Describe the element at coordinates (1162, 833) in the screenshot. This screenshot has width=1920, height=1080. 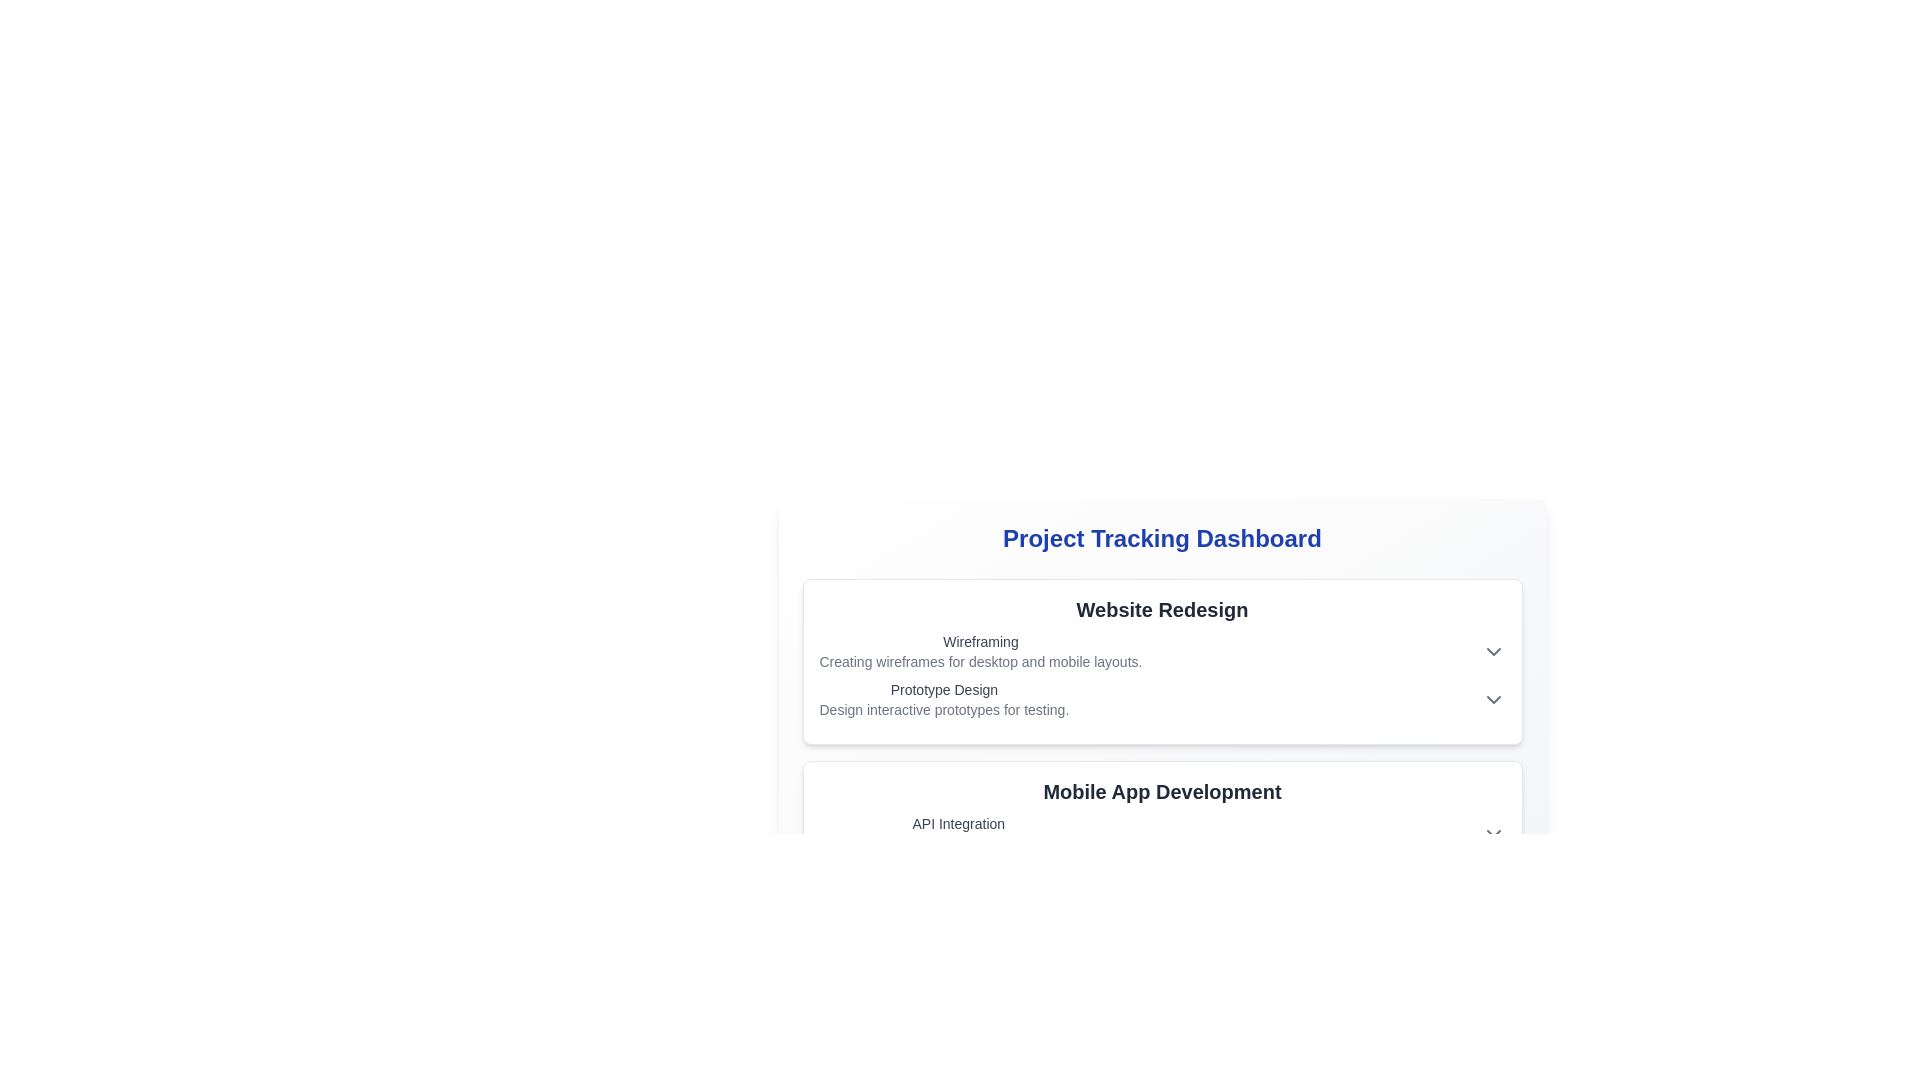
I see `information displayed in the list item related to API integration, which includes its title and description` at that location.